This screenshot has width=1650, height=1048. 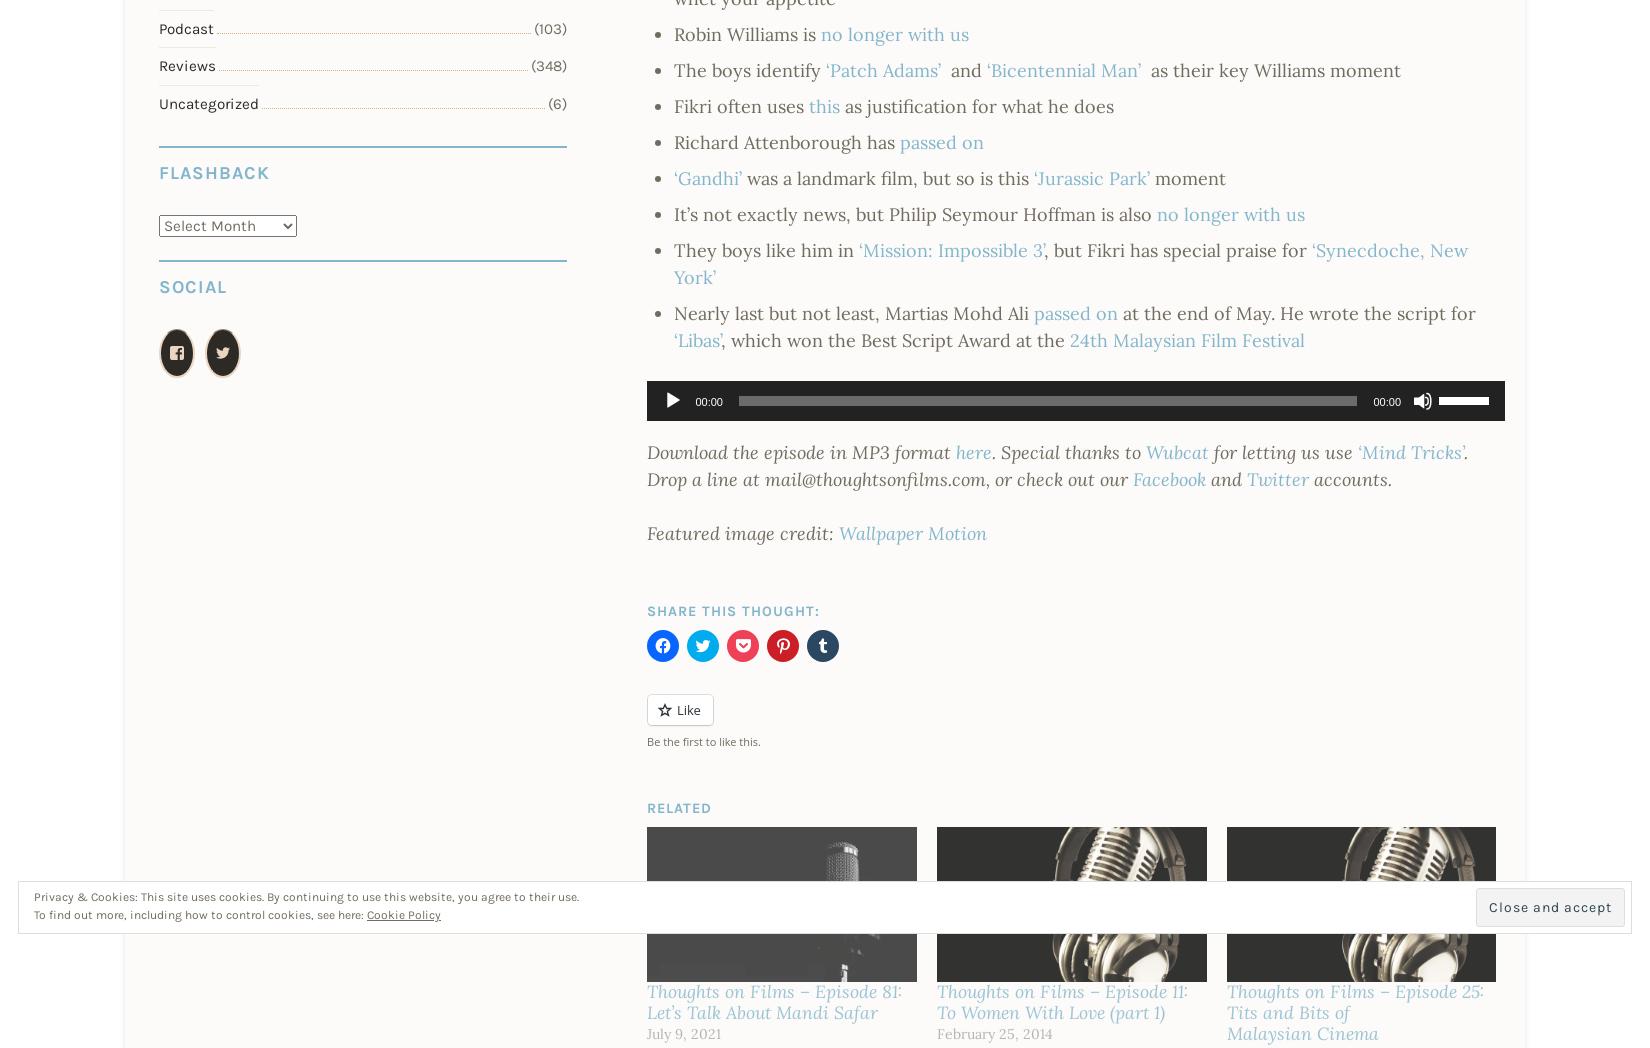 I want to click on '‘Libas’', so click(x=696, y=339).